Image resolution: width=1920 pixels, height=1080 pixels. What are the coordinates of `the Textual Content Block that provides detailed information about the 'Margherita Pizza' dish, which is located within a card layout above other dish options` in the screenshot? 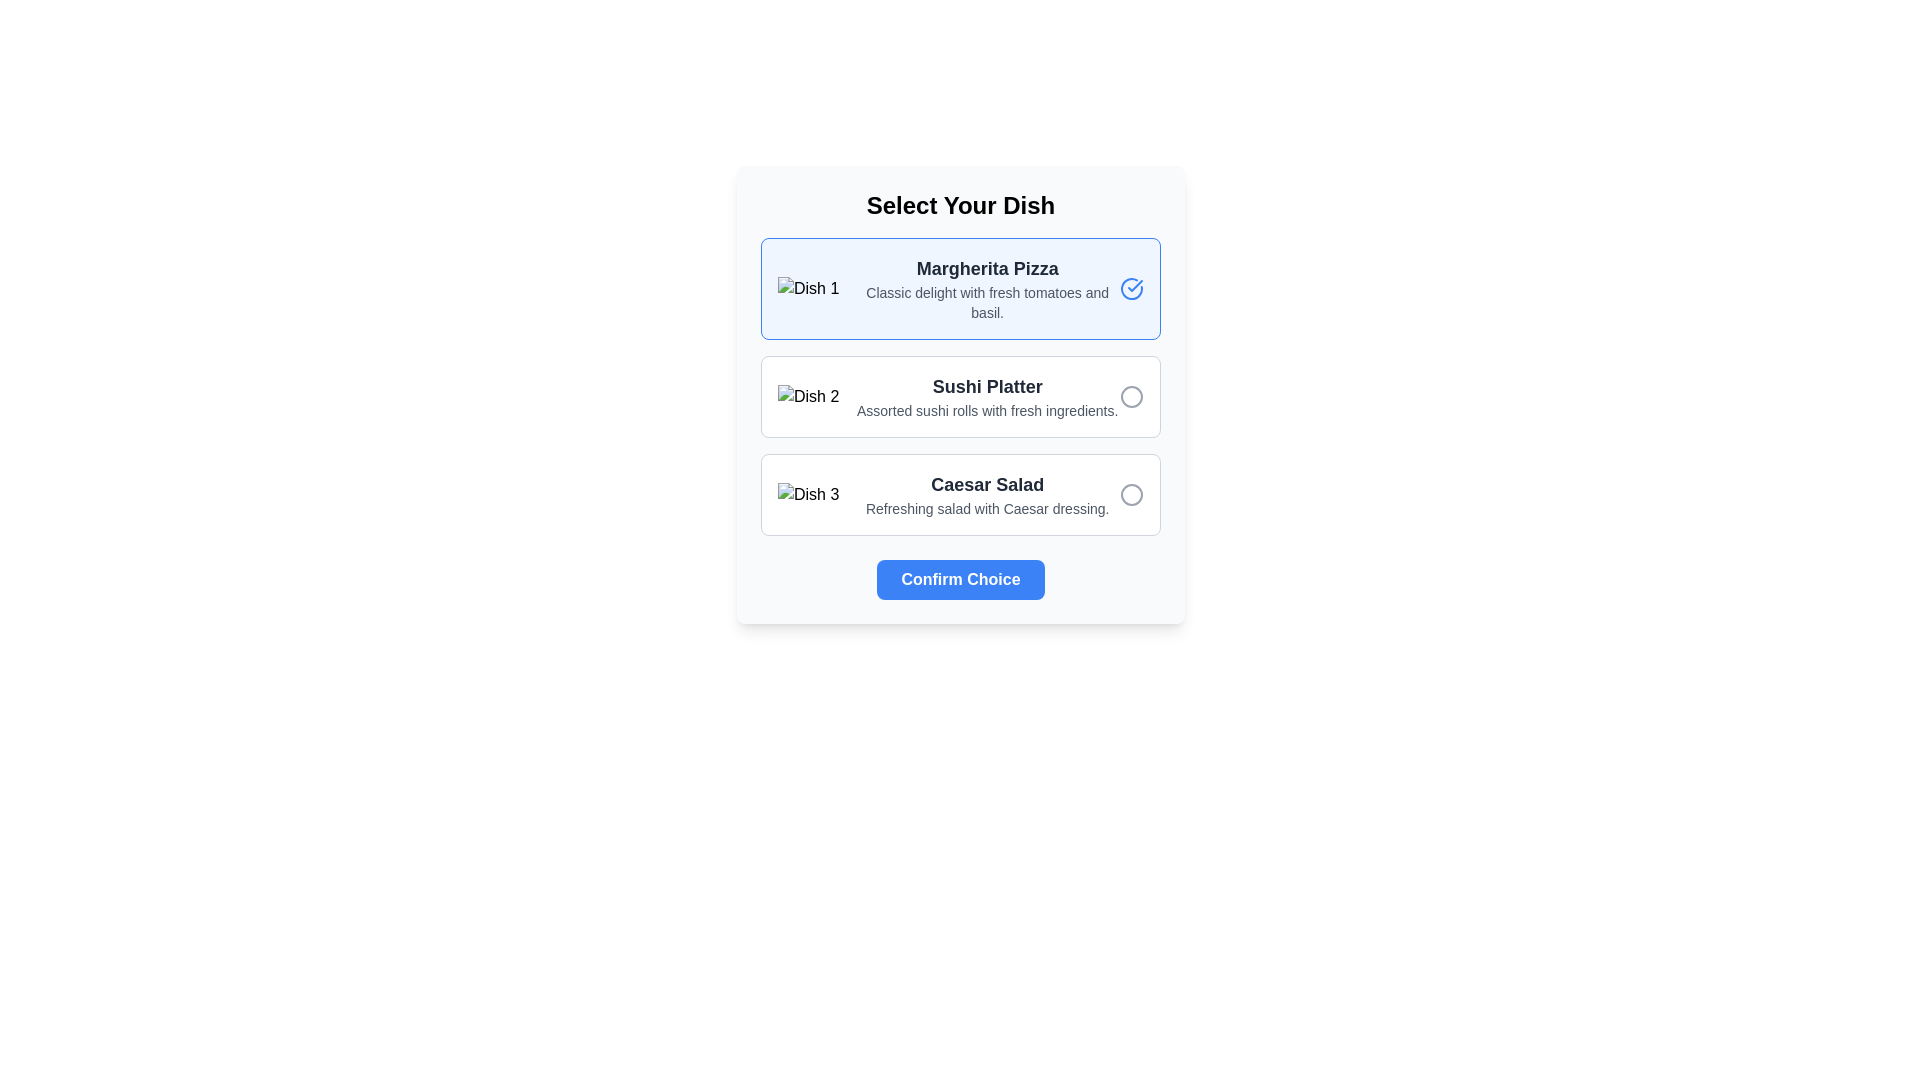 It's located at (987, 289).